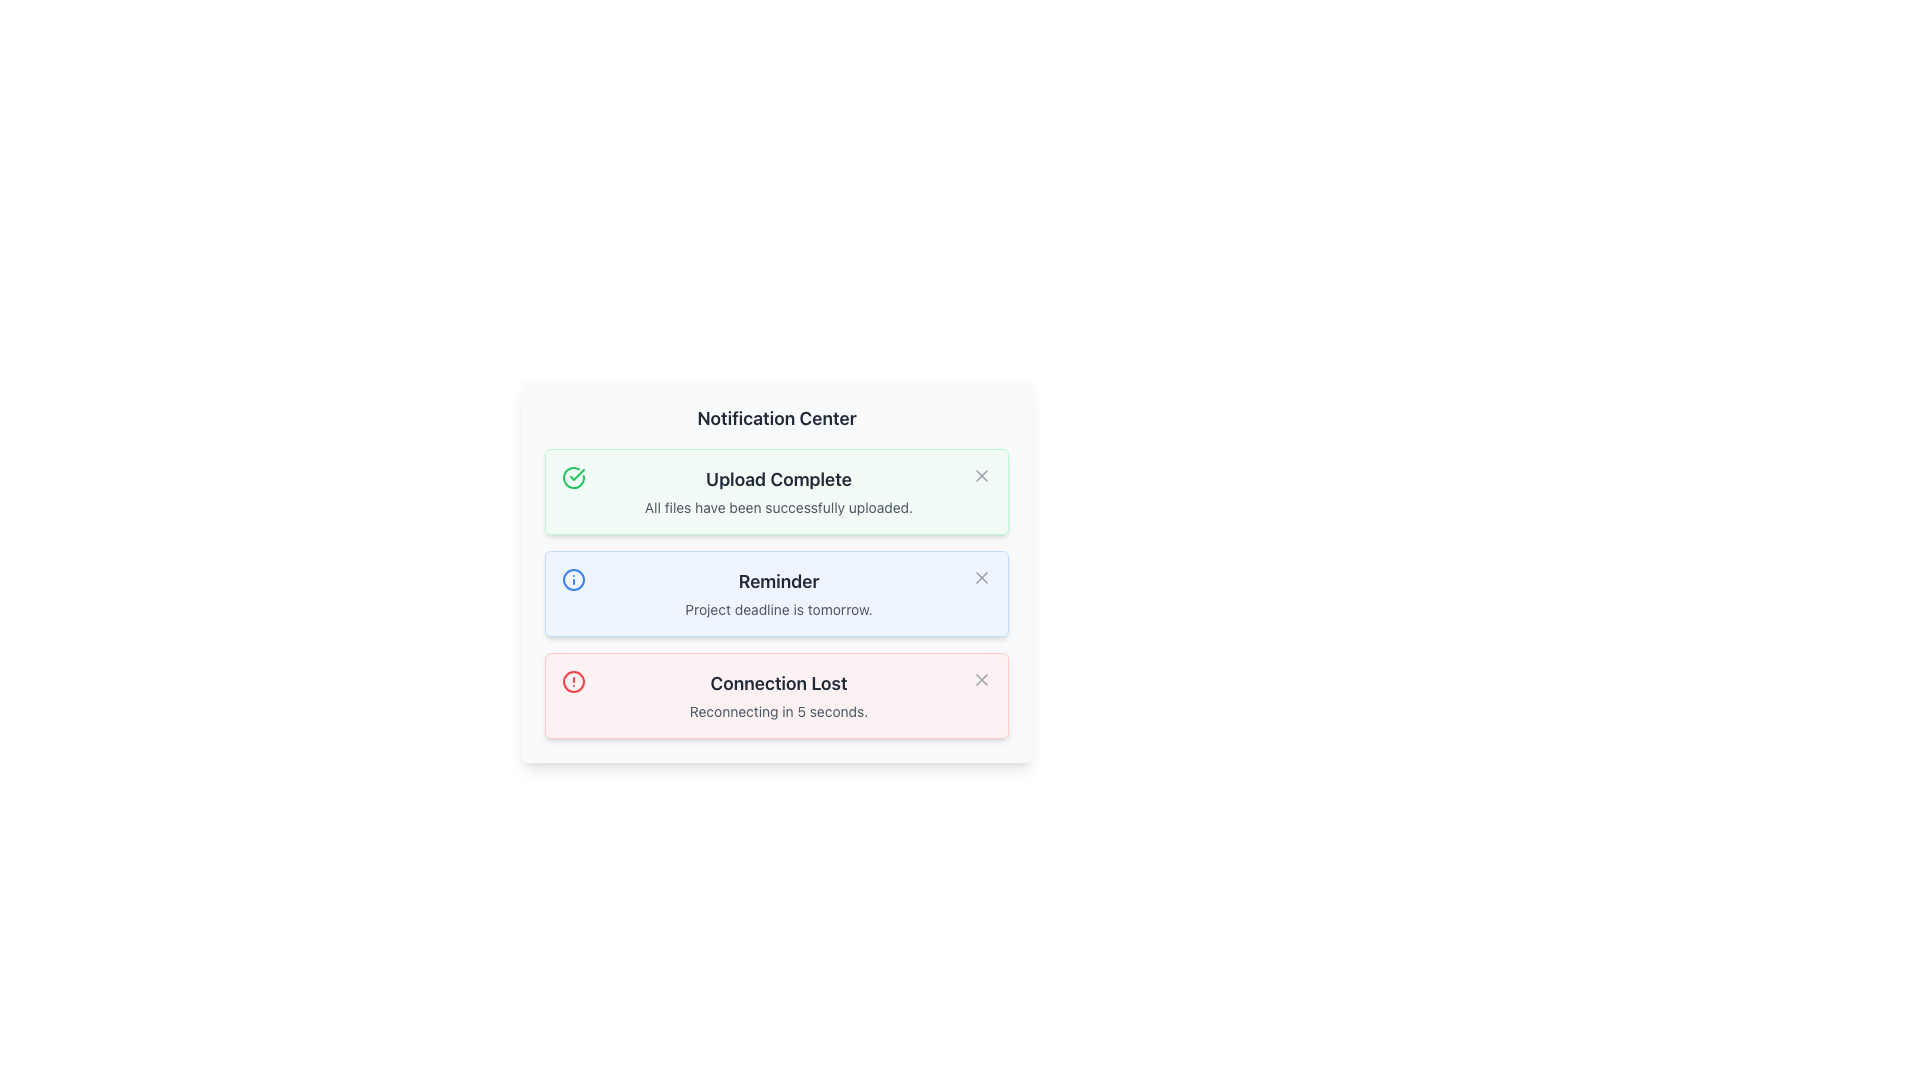 This screenshot has width=1920, height=1080. What do you see at coordinates (975, 475) in the screenshot?
I see `the close icon represented by an 'X' symbol in gray color located at the top-right corner of the 'Upload Complete' notification in the Notification Center to change its color` at bounding box center [975, 475].